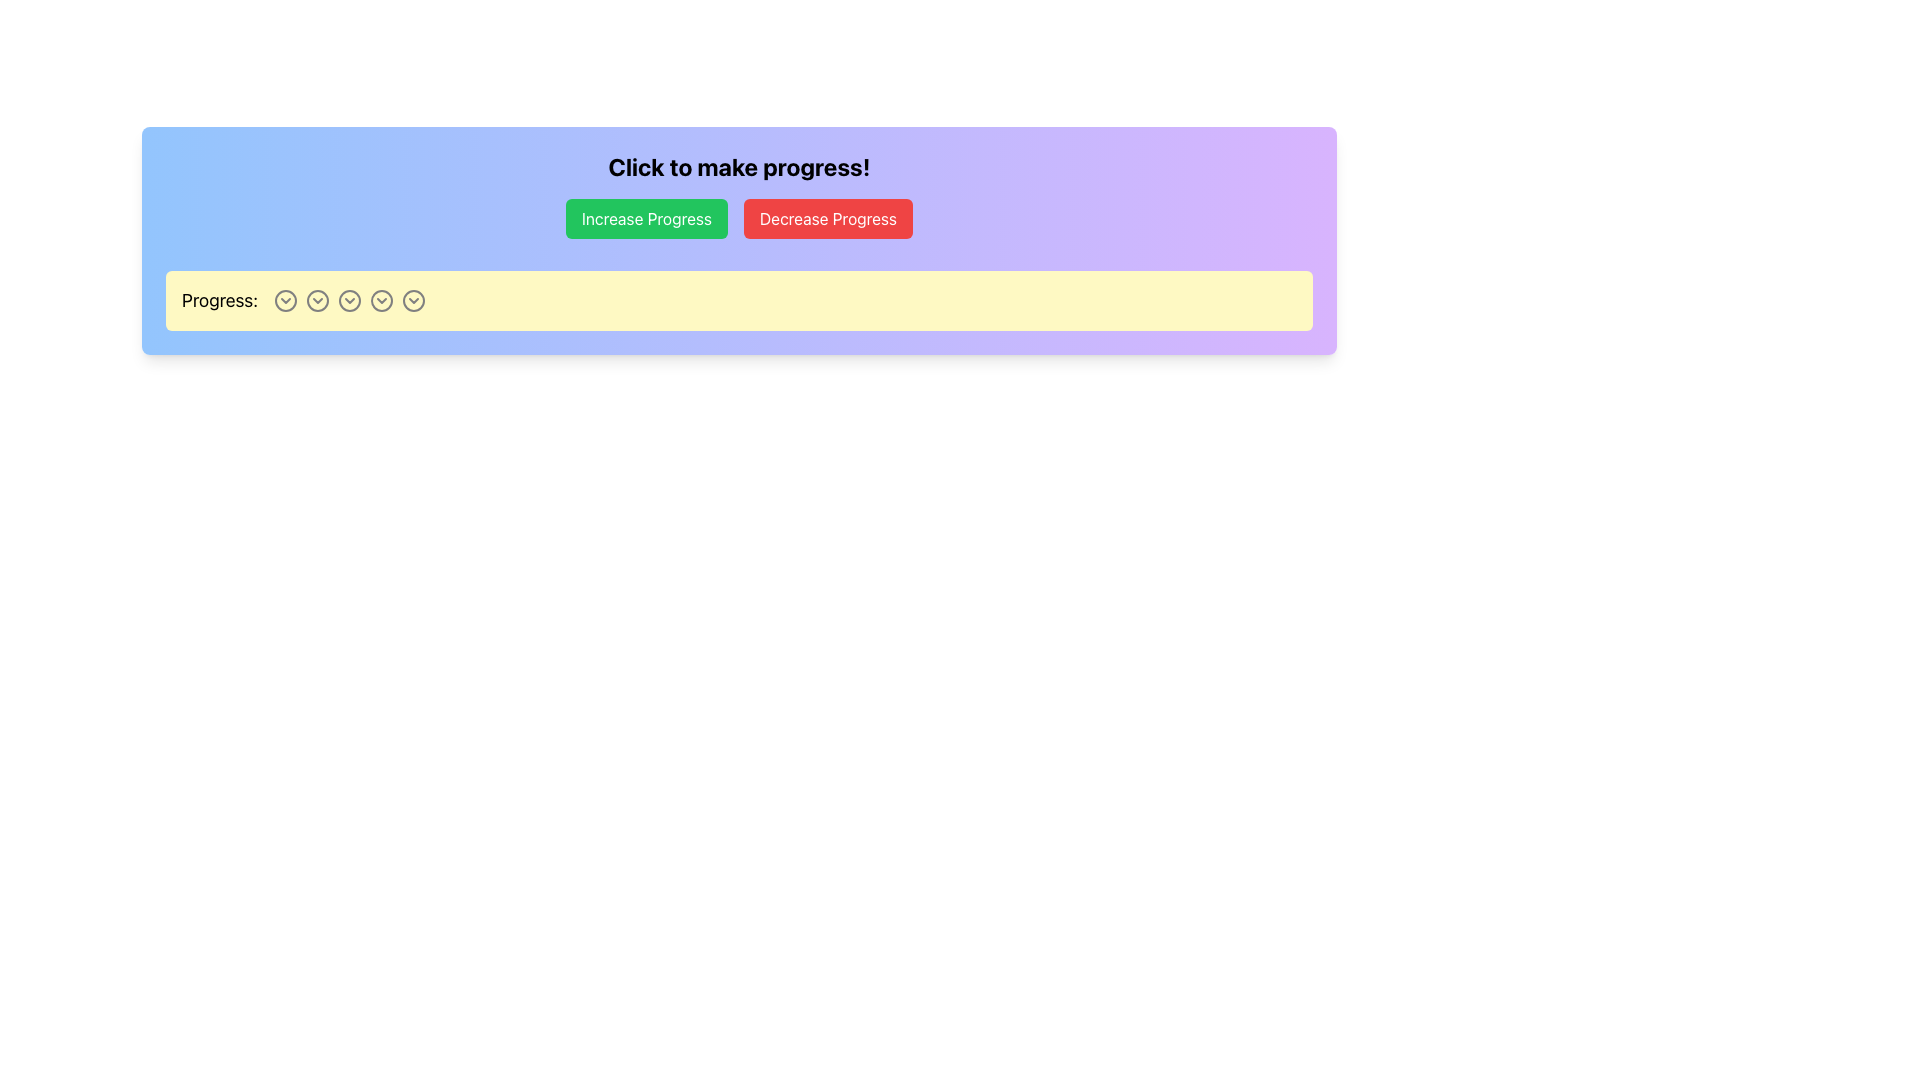 Image resolution: width=1920 pixels, height=1080 pixels. What do you see at coordinates (382, 300) in the screenshot?
I see `the fourth circular chevron icon pointing downward with a gray stroke in the 'Progress:' section` at bounding box center [382, 300].